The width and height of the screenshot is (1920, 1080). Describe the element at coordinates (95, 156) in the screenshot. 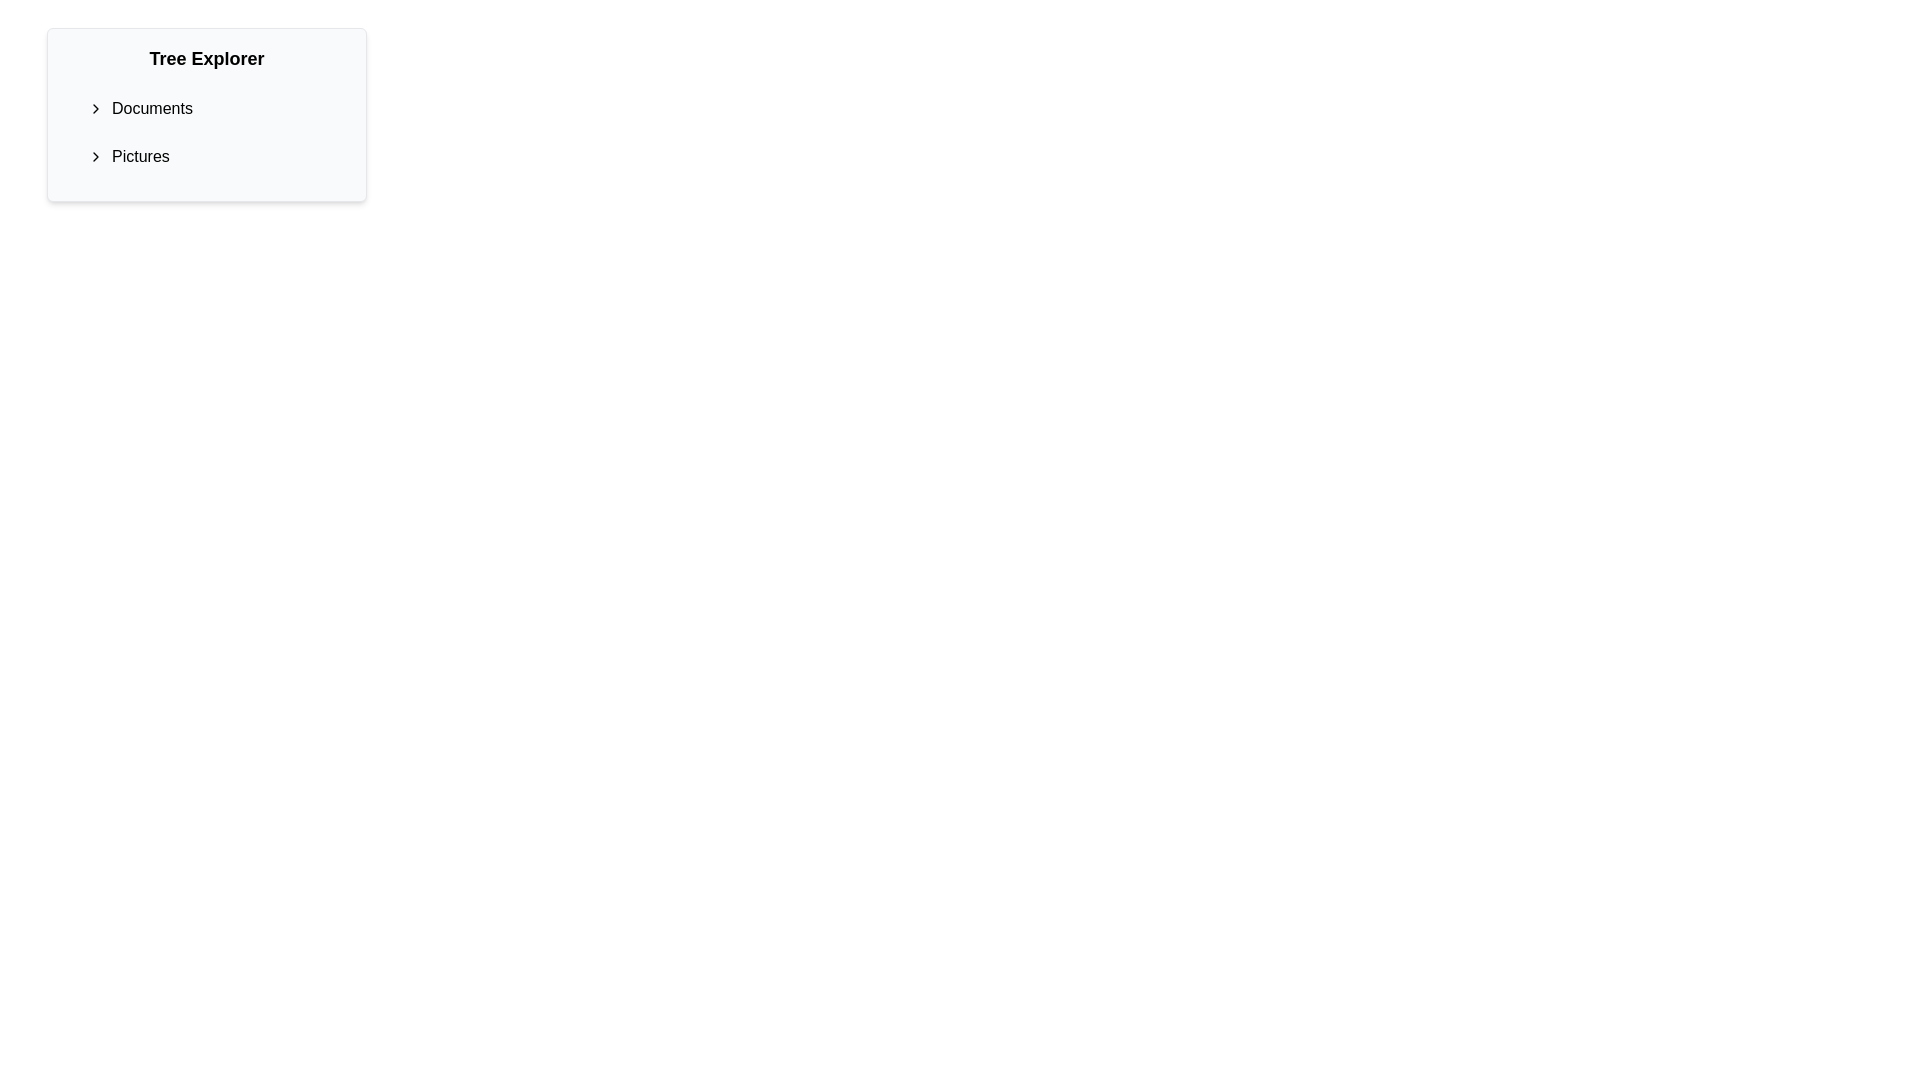

I see `the right-angled chevron icon located to the left of the 'Pictures' label under the 'Tree Explorer' header` at that location.